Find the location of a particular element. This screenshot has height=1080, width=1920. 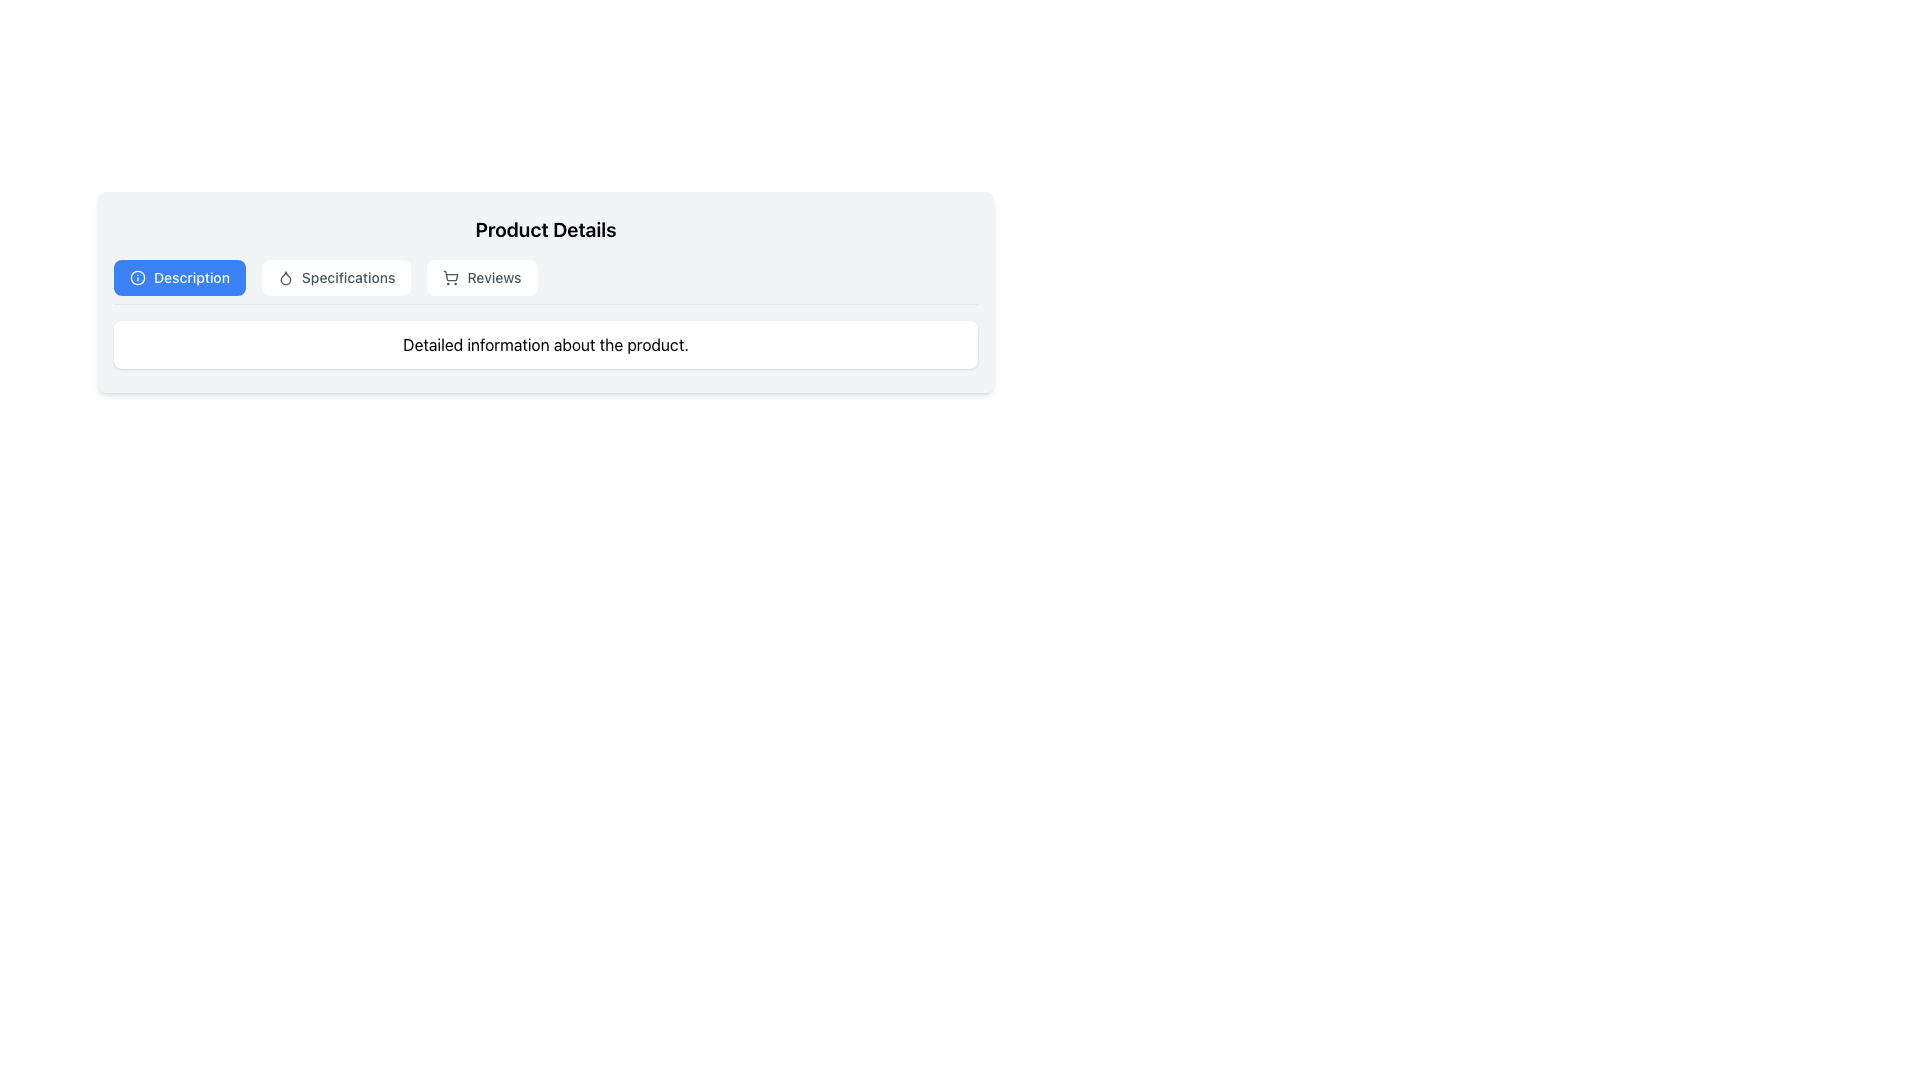

the Text display panel that displays detailed information about the product, located below the tabs labeled 'Description', 'Specifications', and 'Reviews' is located at coordinates (546, 343).